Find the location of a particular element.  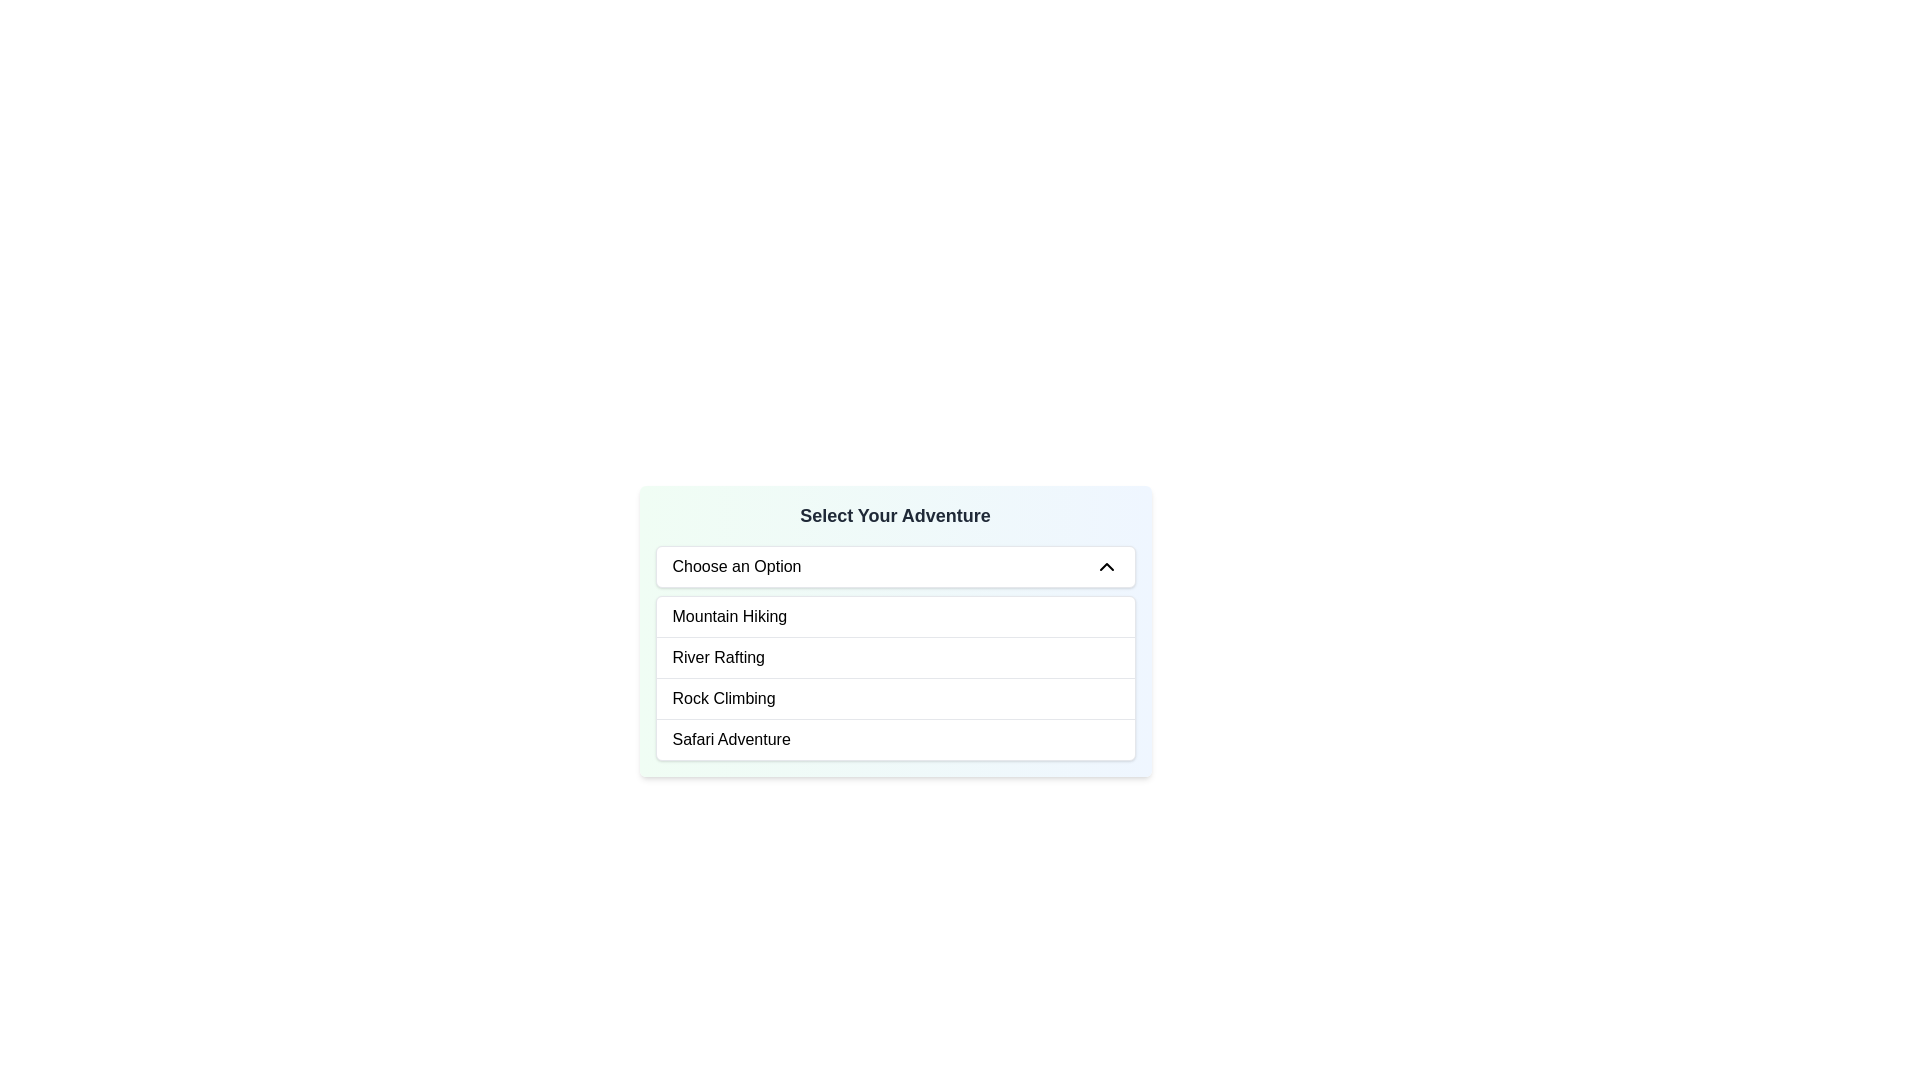

the chevron icon used as a dropdown toggle in the 'Choose an Option' section is located at coordinates (1105, 567).